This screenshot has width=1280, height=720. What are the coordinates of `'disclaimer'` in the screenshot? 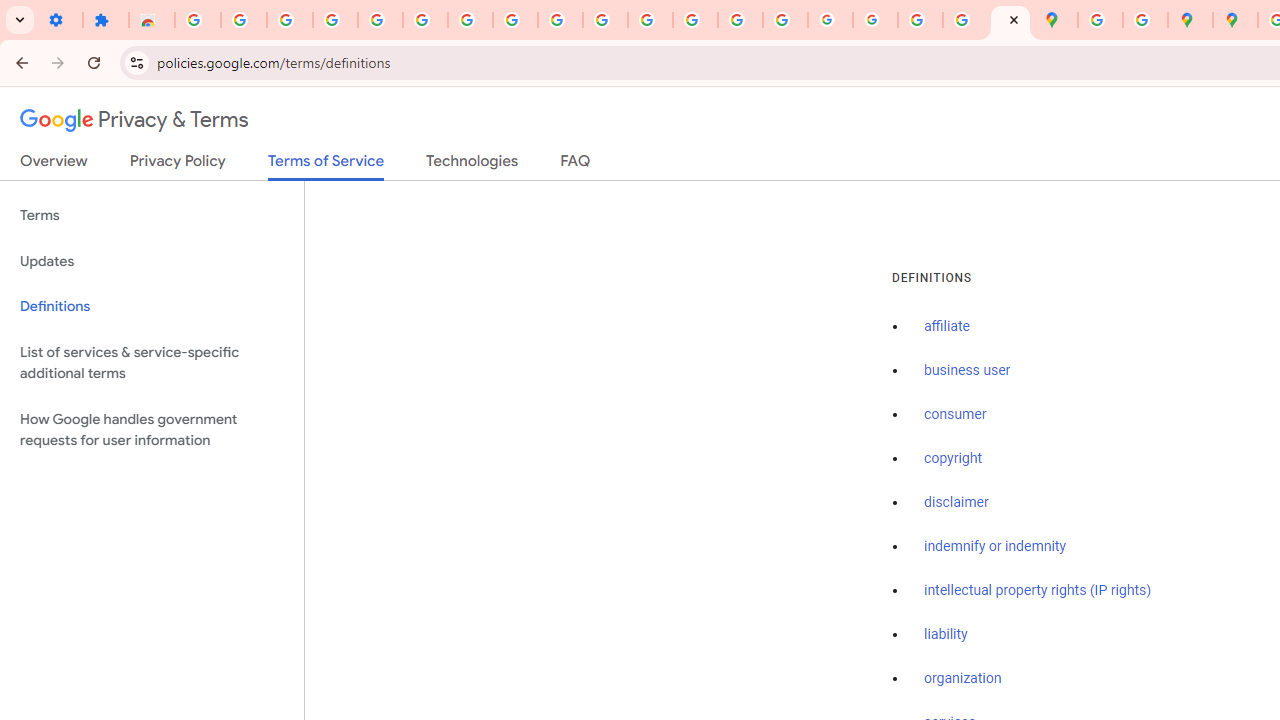 It's located at (955, 501).